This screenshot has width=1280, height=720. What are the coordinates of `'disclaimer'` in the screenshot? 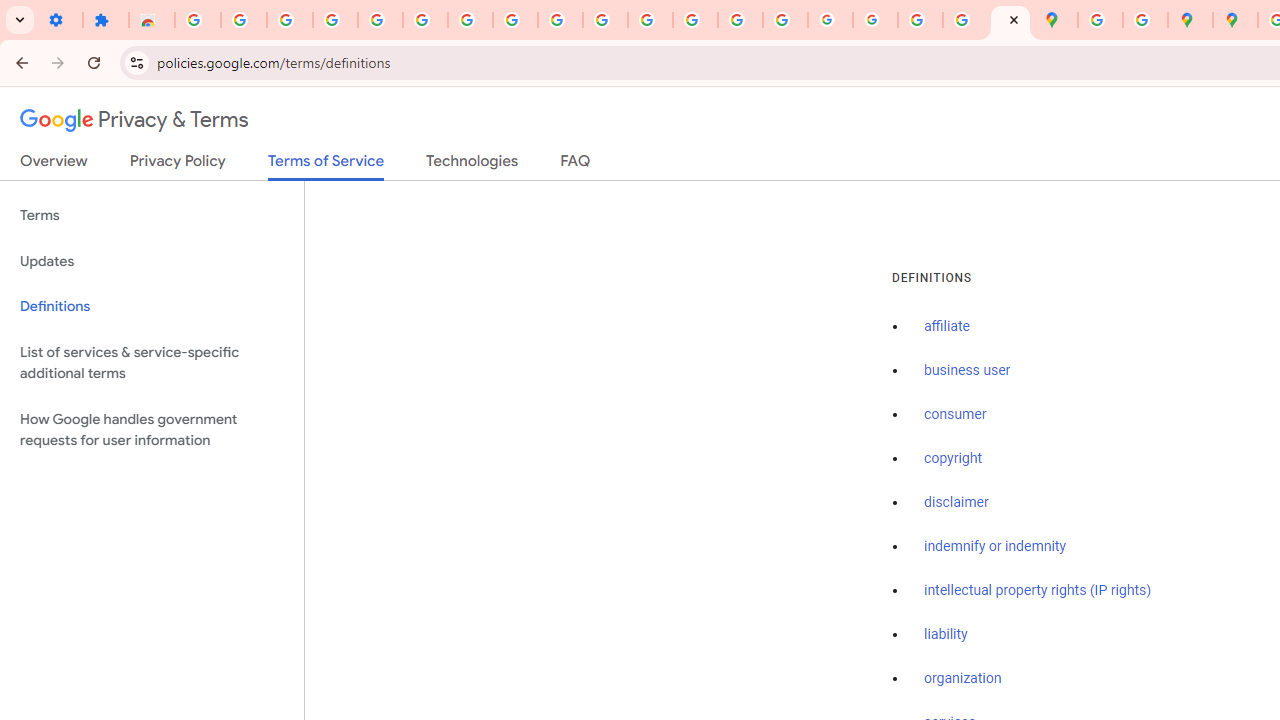 It's located at (955, 501).